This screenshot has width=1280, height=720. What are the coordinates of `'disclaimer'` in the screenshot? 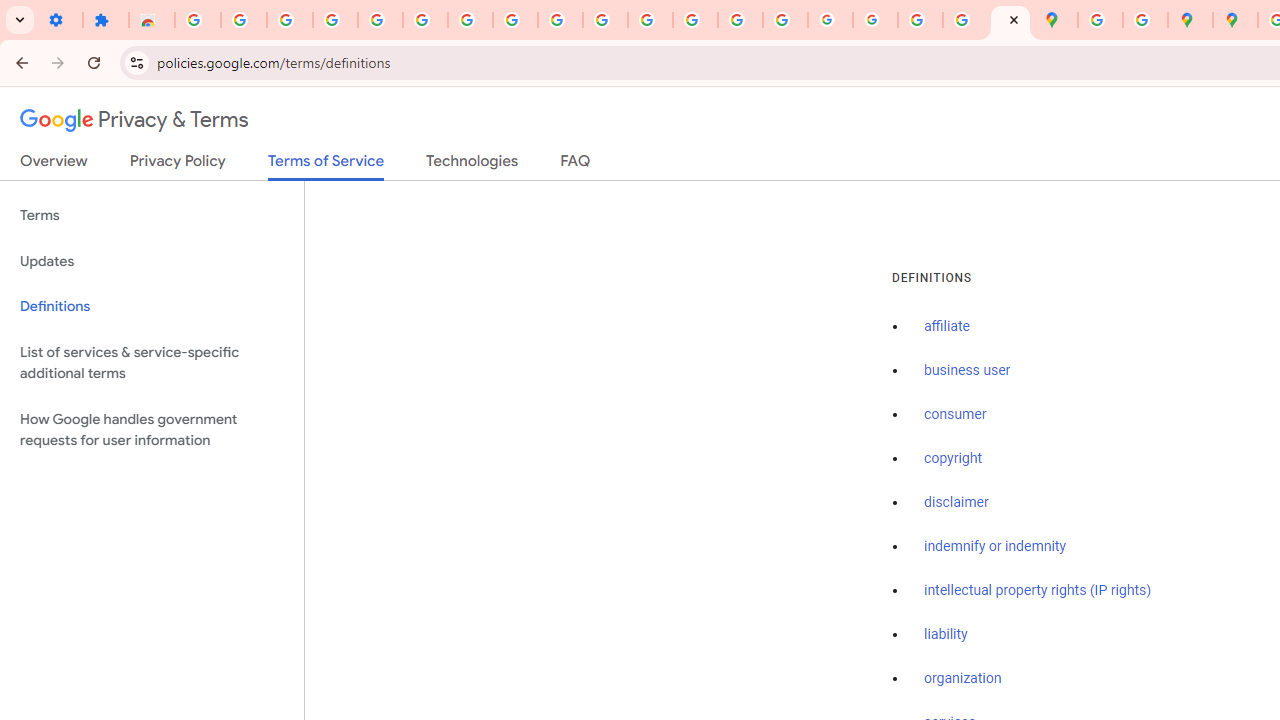 It's located at (955, 501).